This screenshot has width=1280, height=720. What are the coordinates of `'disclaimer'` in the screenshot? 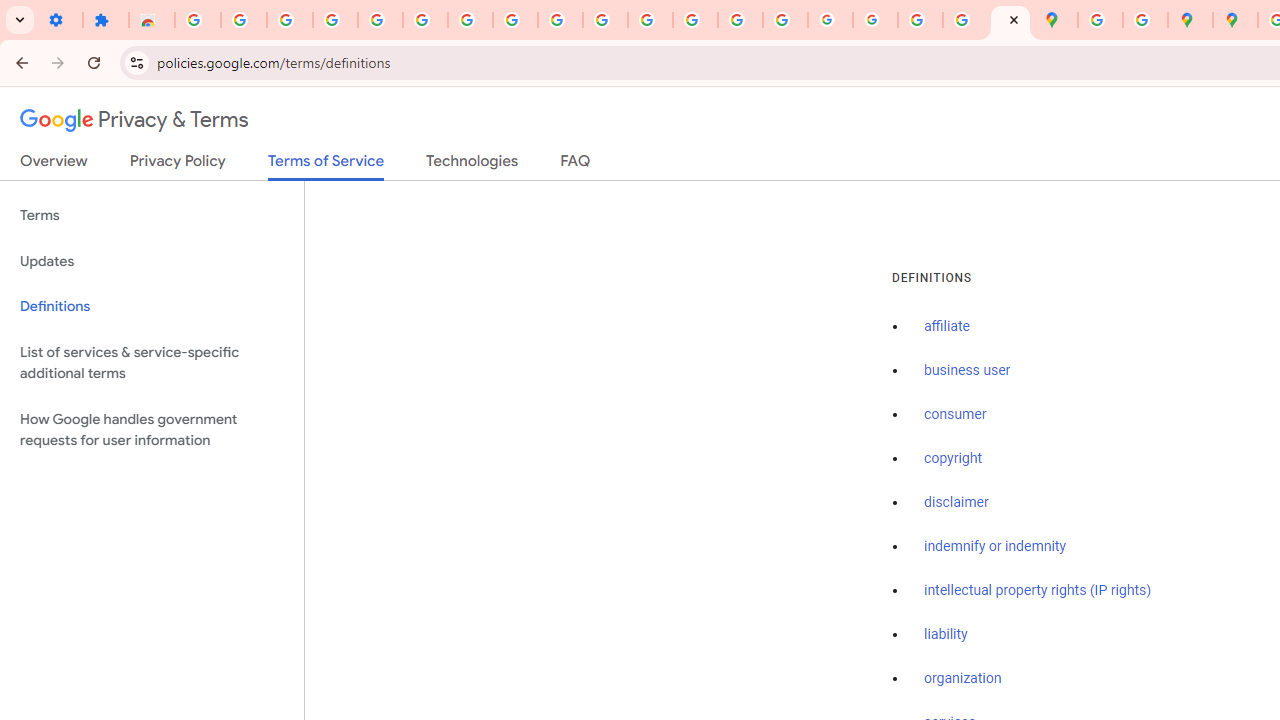 It's located at (955, 501).